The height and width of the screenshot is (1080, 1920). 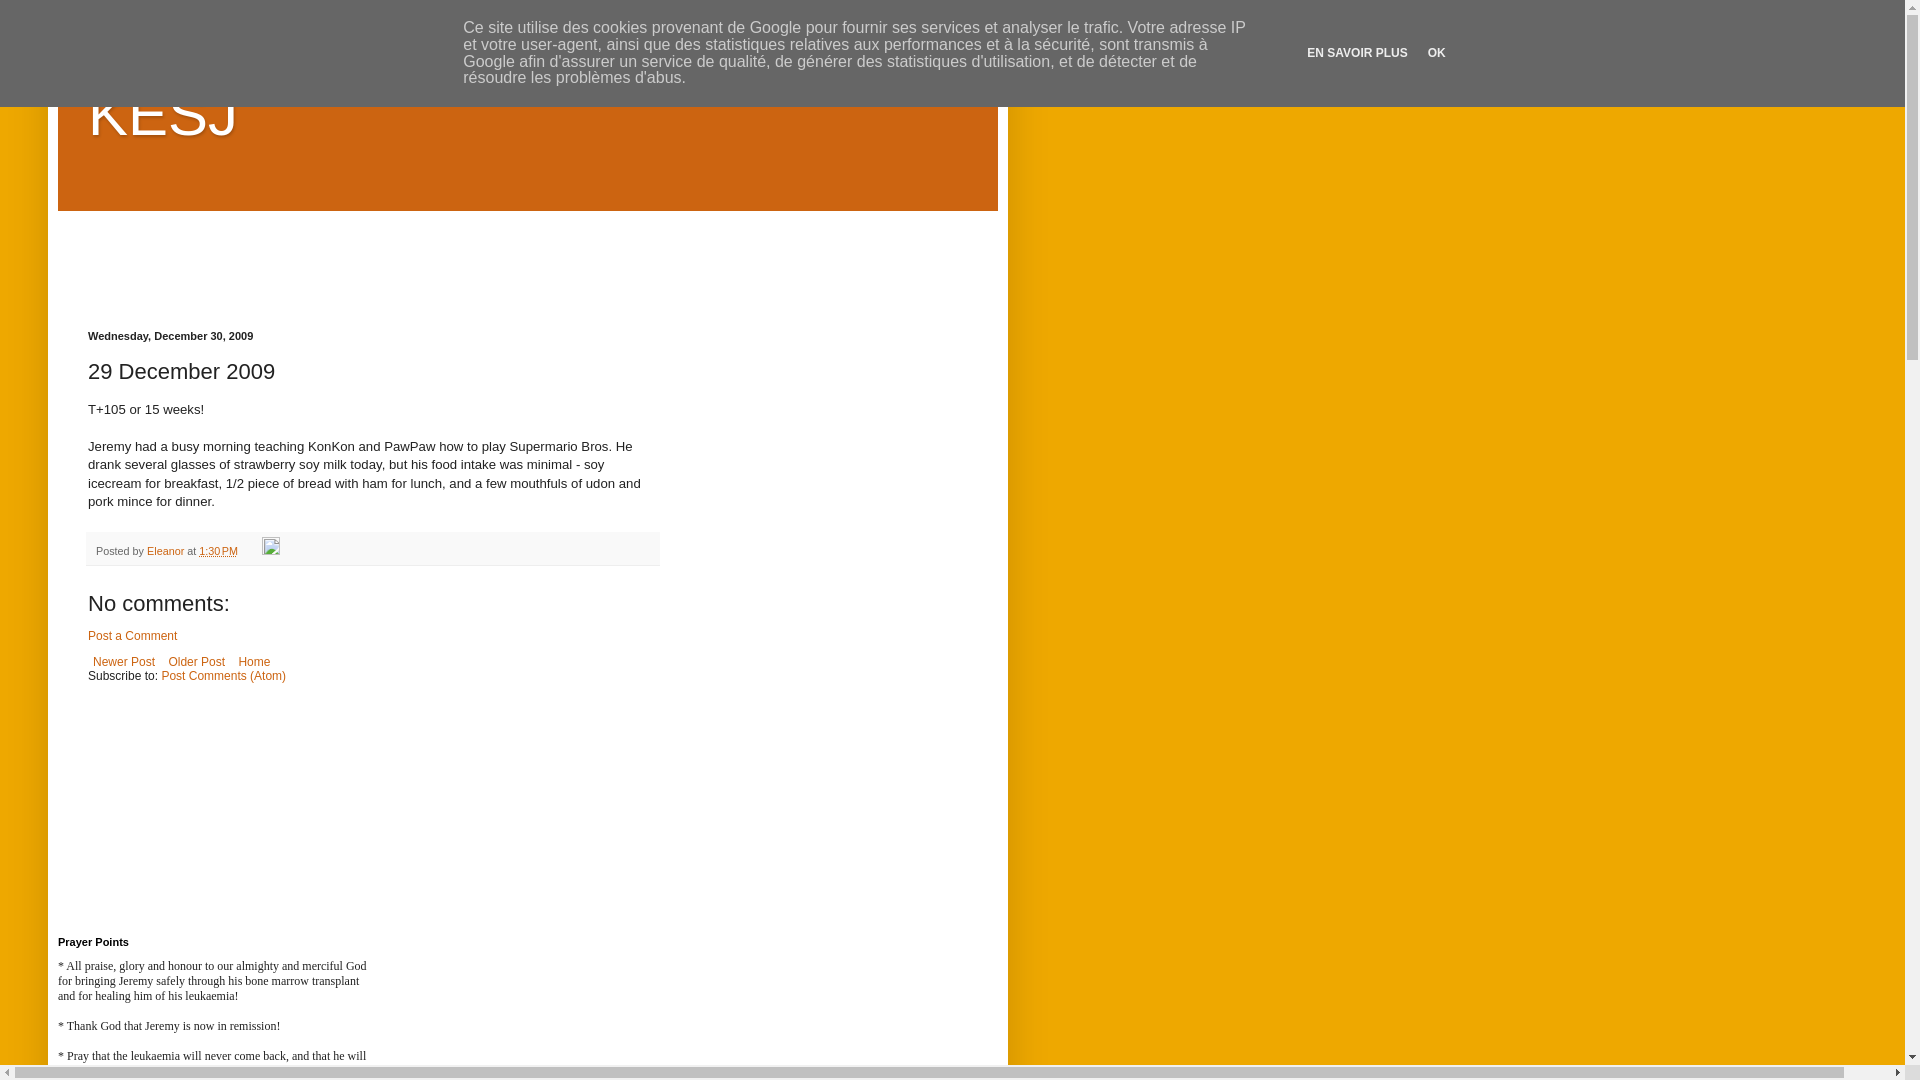 What do you see at coordinates (253, 662) in the screenshot?
I see `'Home'` at bounding box center [253, 662].